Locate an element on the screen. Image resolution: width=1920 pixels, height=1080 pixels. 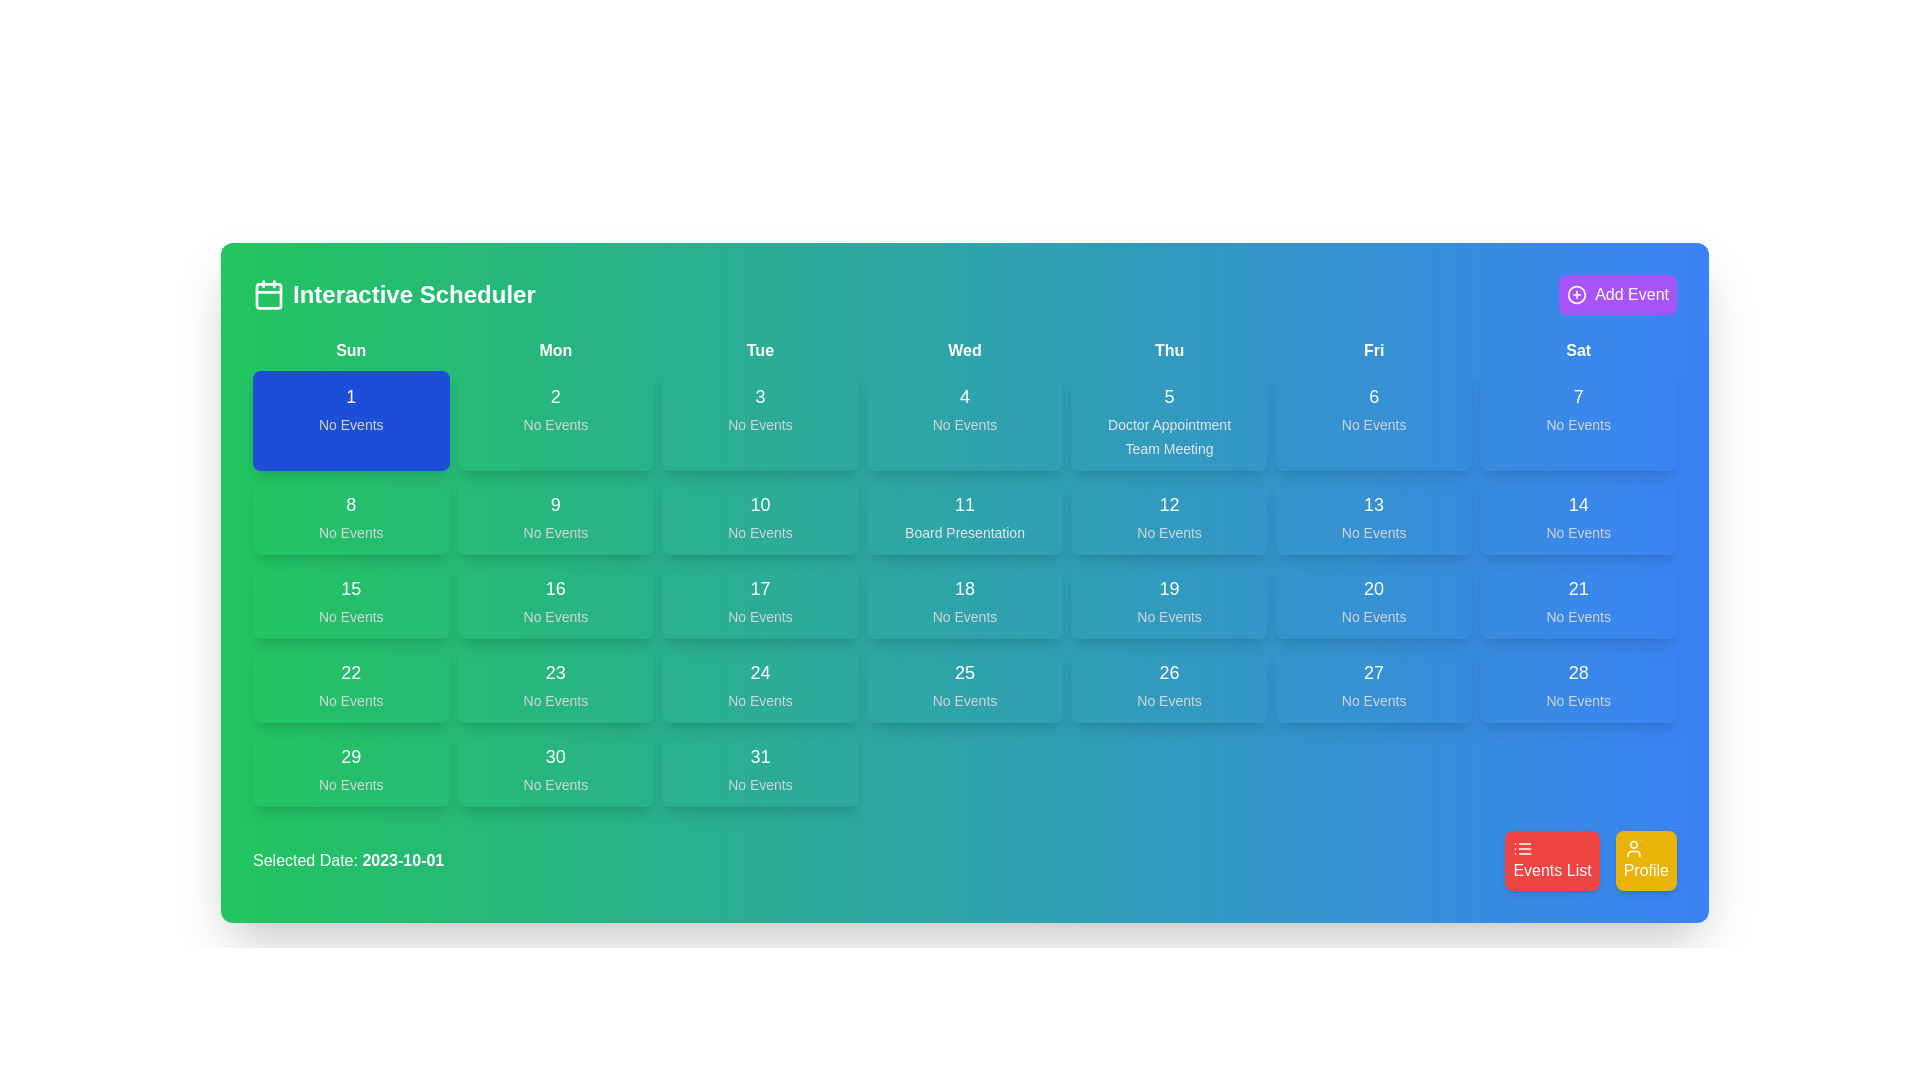
the calendar day block displaying '26' is located at coordinates (1169, 684).